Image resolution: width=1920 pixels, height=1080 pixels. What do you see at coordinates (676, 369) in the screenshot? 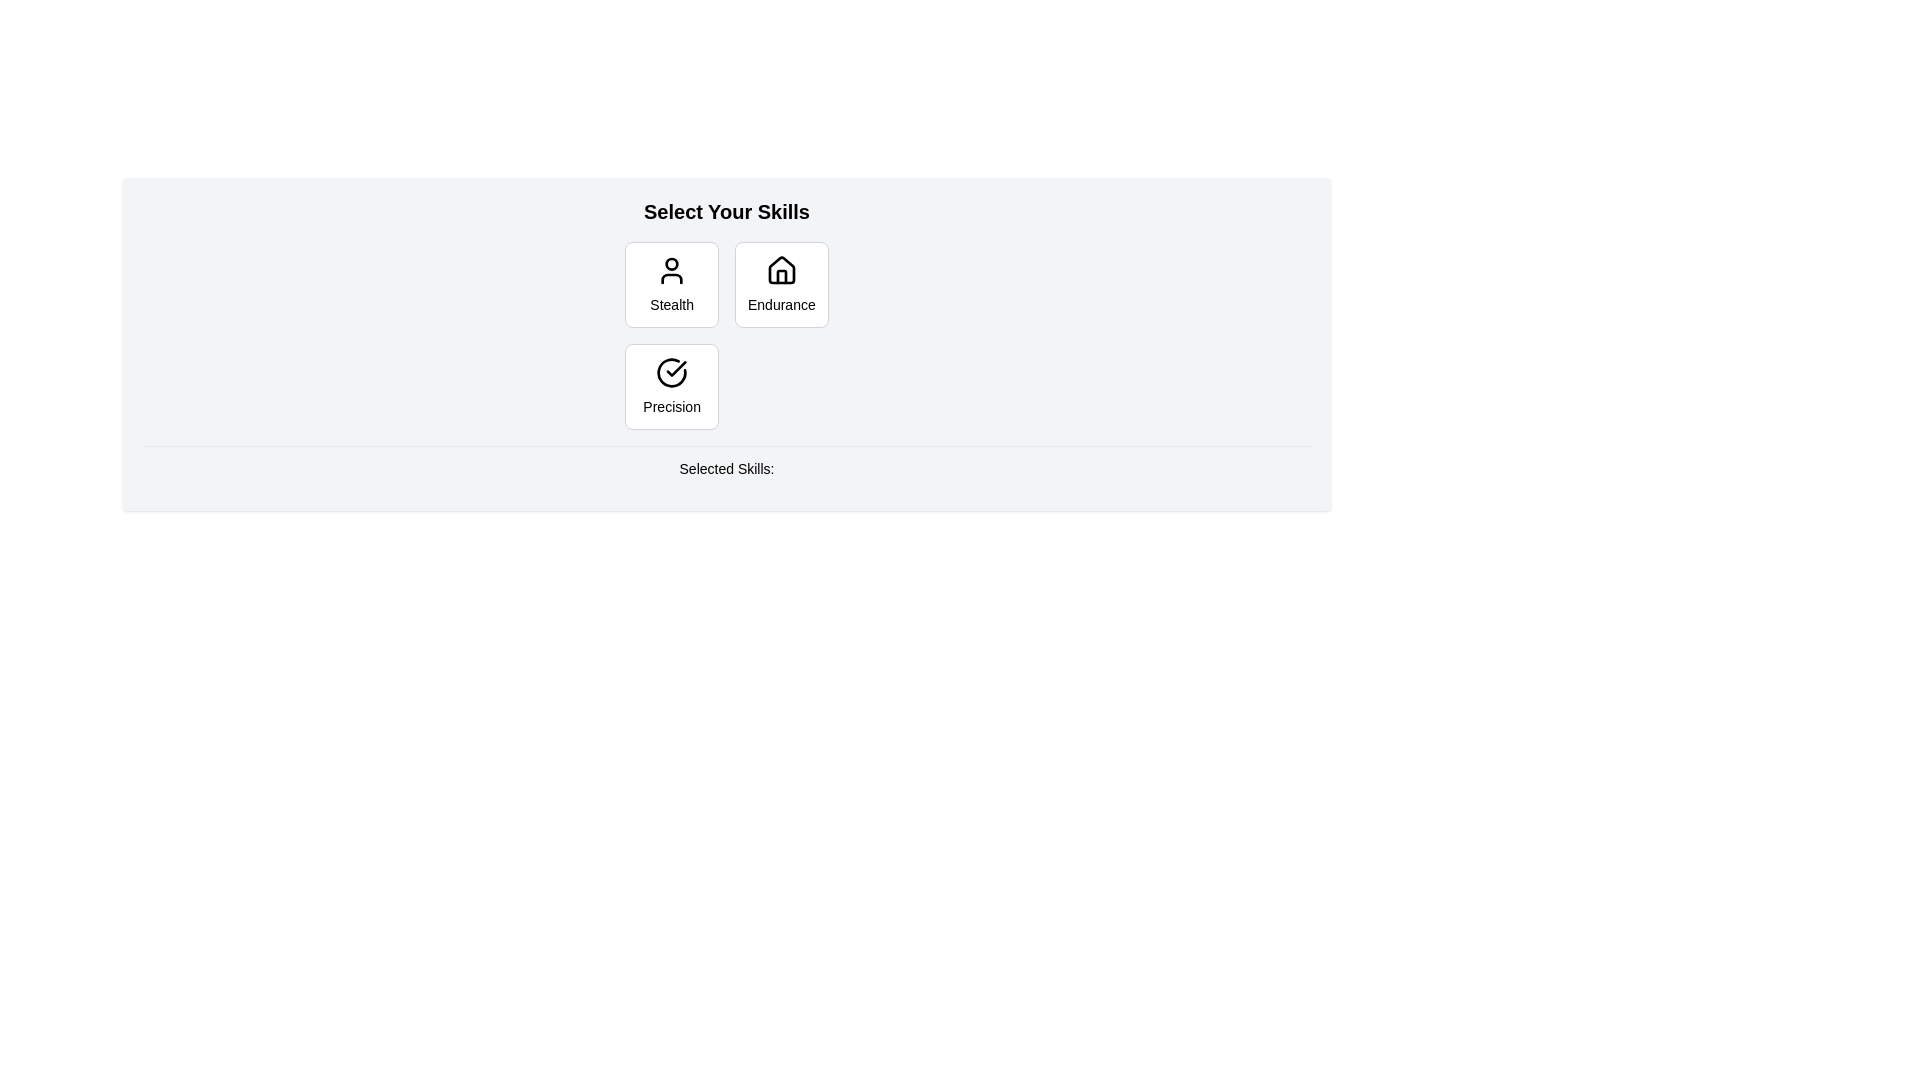
I see `the checkmark graphical icon component located in the lower segment of the circular graphic` at bounding box center [676, 369].